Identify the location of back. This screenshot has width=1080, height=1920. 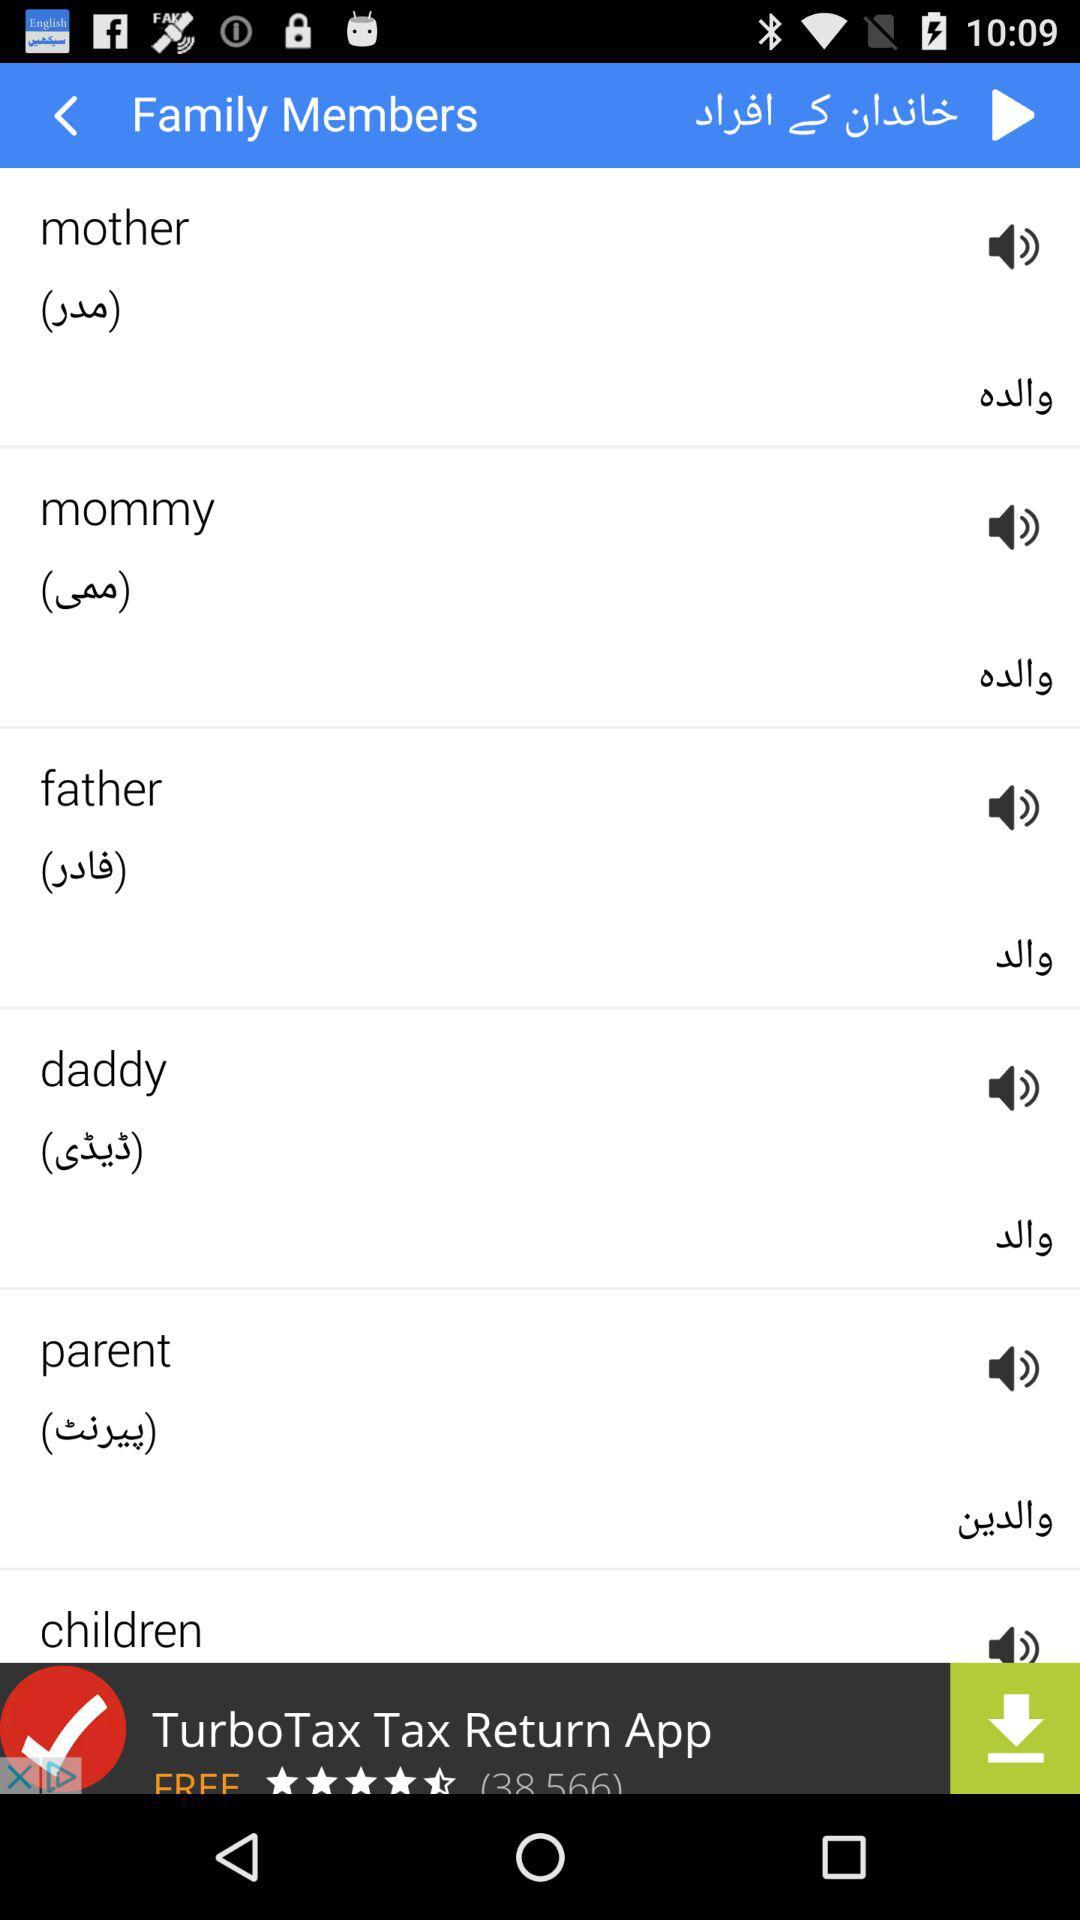
(1014, 114).